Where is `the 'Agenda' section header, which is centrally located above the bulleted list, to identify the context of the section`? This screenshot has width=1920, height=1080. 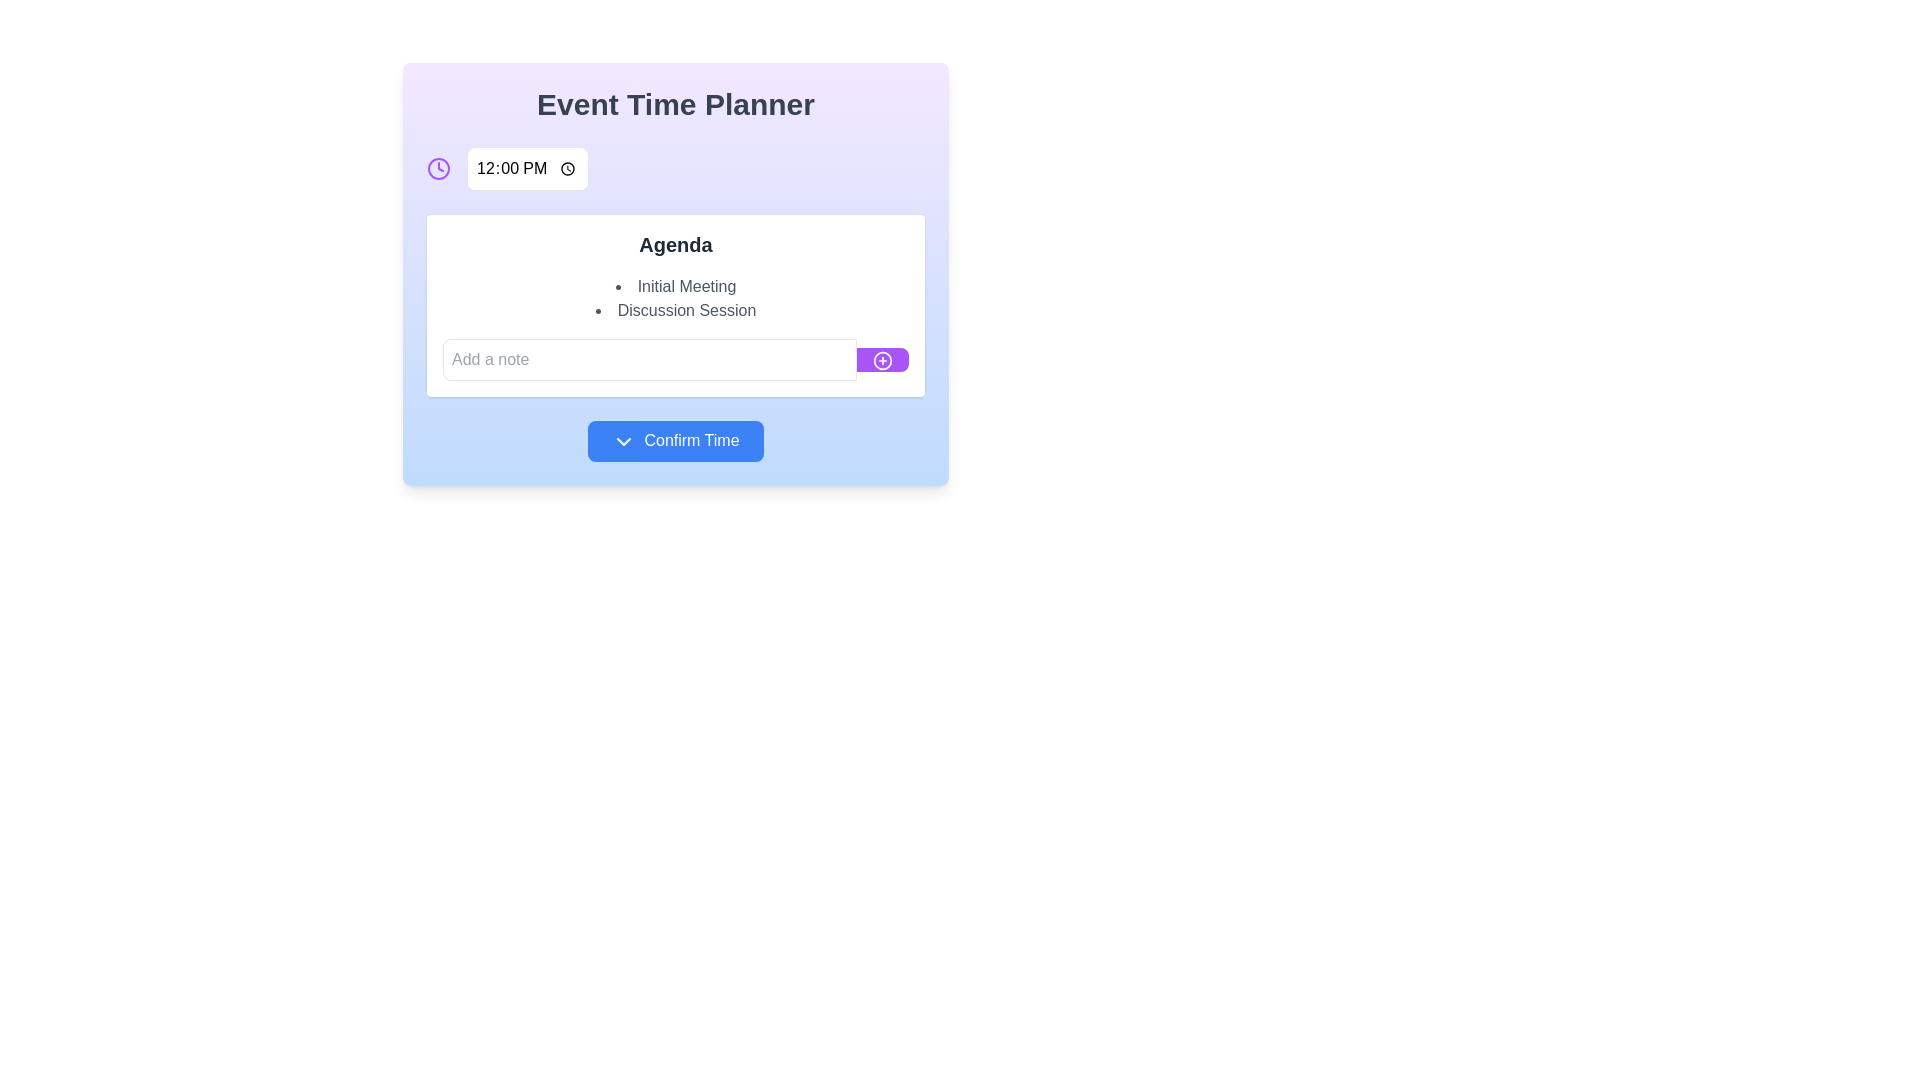 the 'Agenda' section header, which is centrally located above the bulleted list, to identify the context of the section is located at coordinates (676, 244).